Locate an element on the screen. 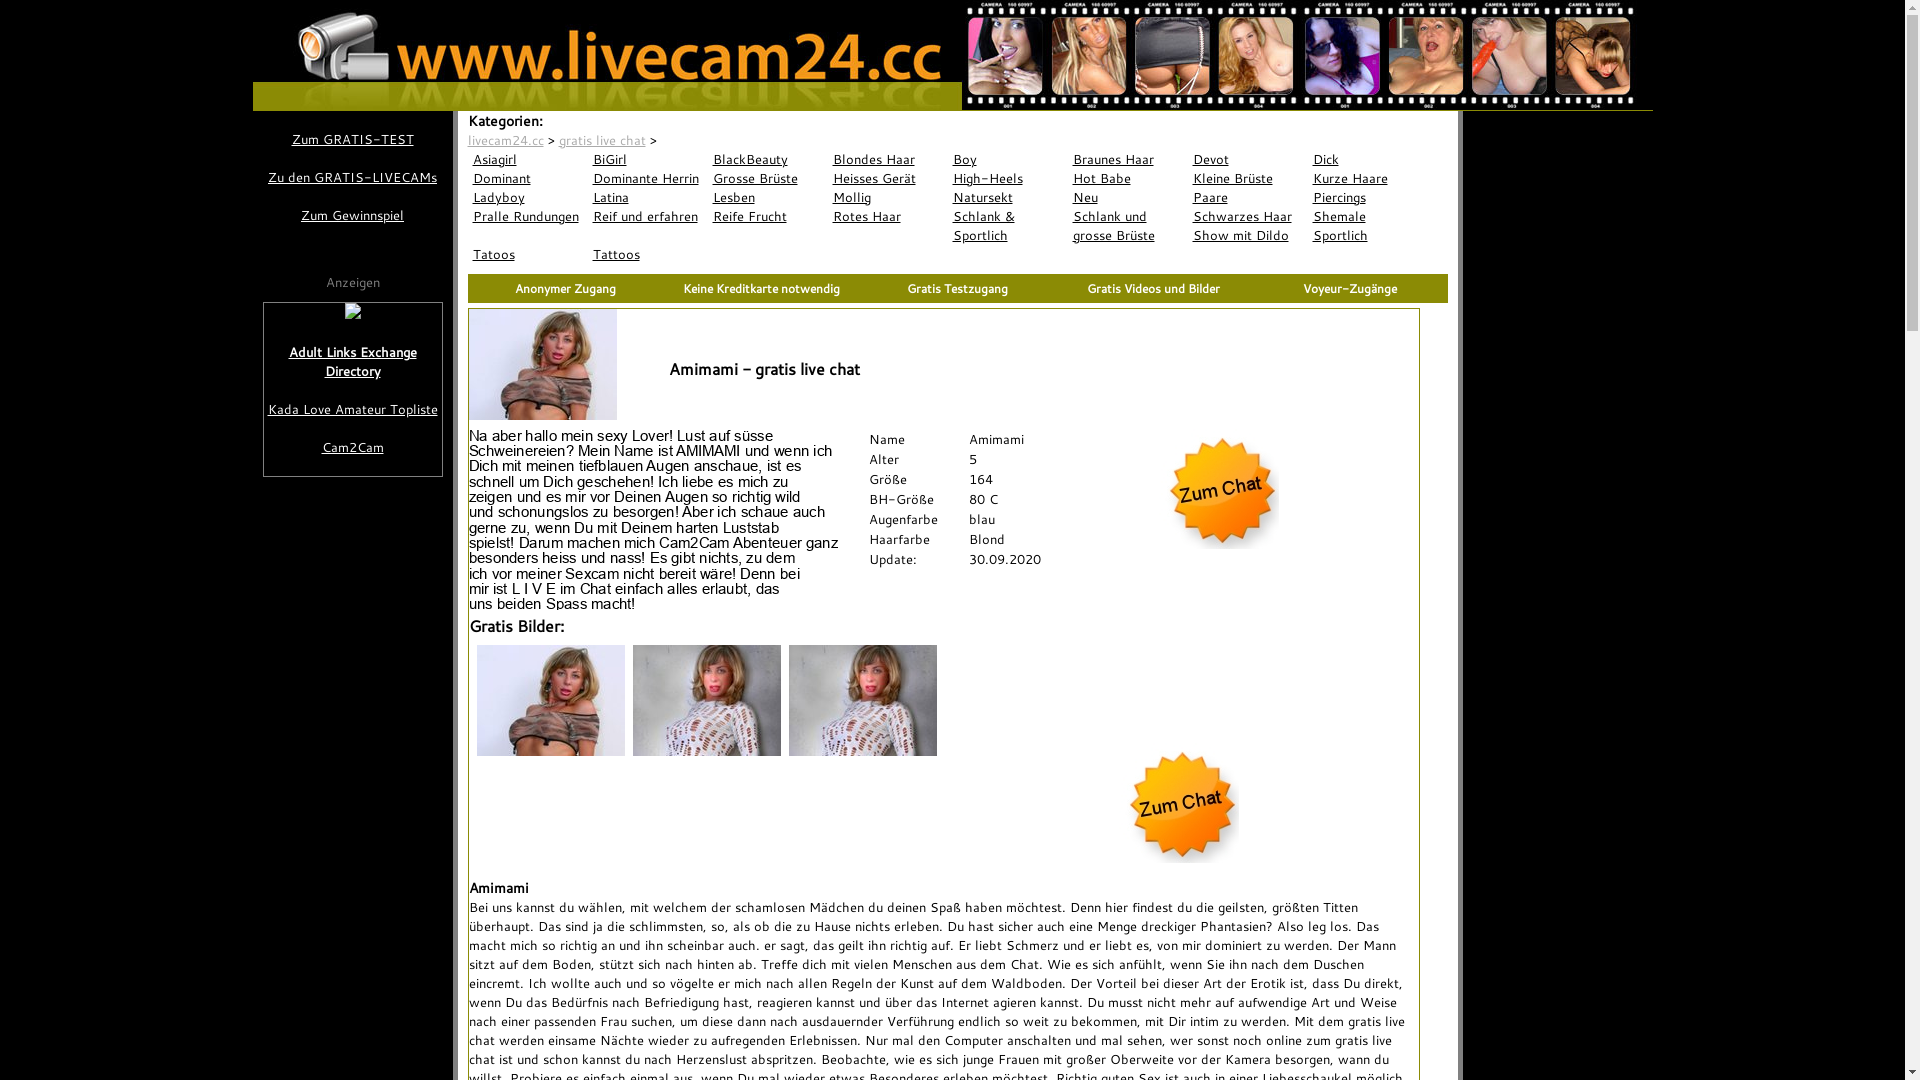  'Dominant' is located at coordinates (528, 177).